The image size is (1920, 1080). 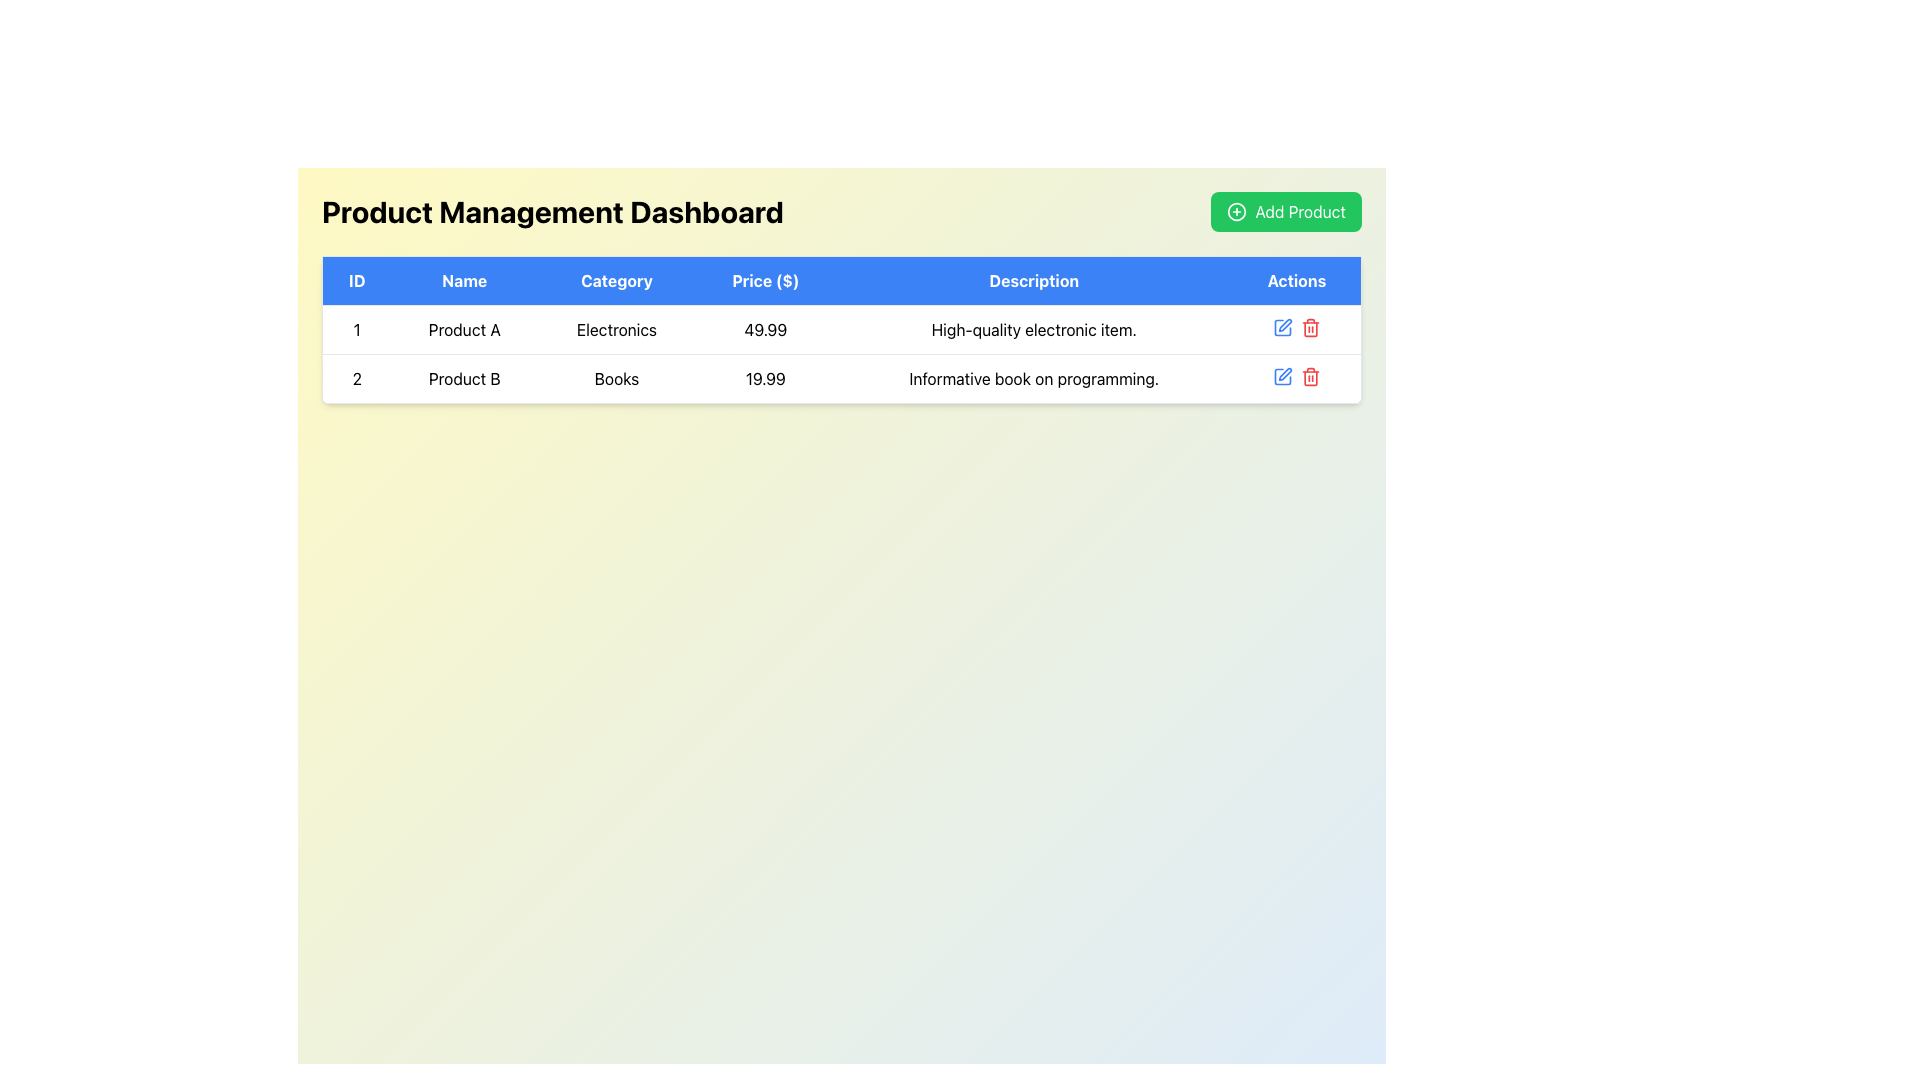 What do you see at coordinates (764, 378) in the screenshot?
I see `the static text displaying the price of 'Product B' located in the second row under the 'Price ($)' column` at bounding box center [764, 378].